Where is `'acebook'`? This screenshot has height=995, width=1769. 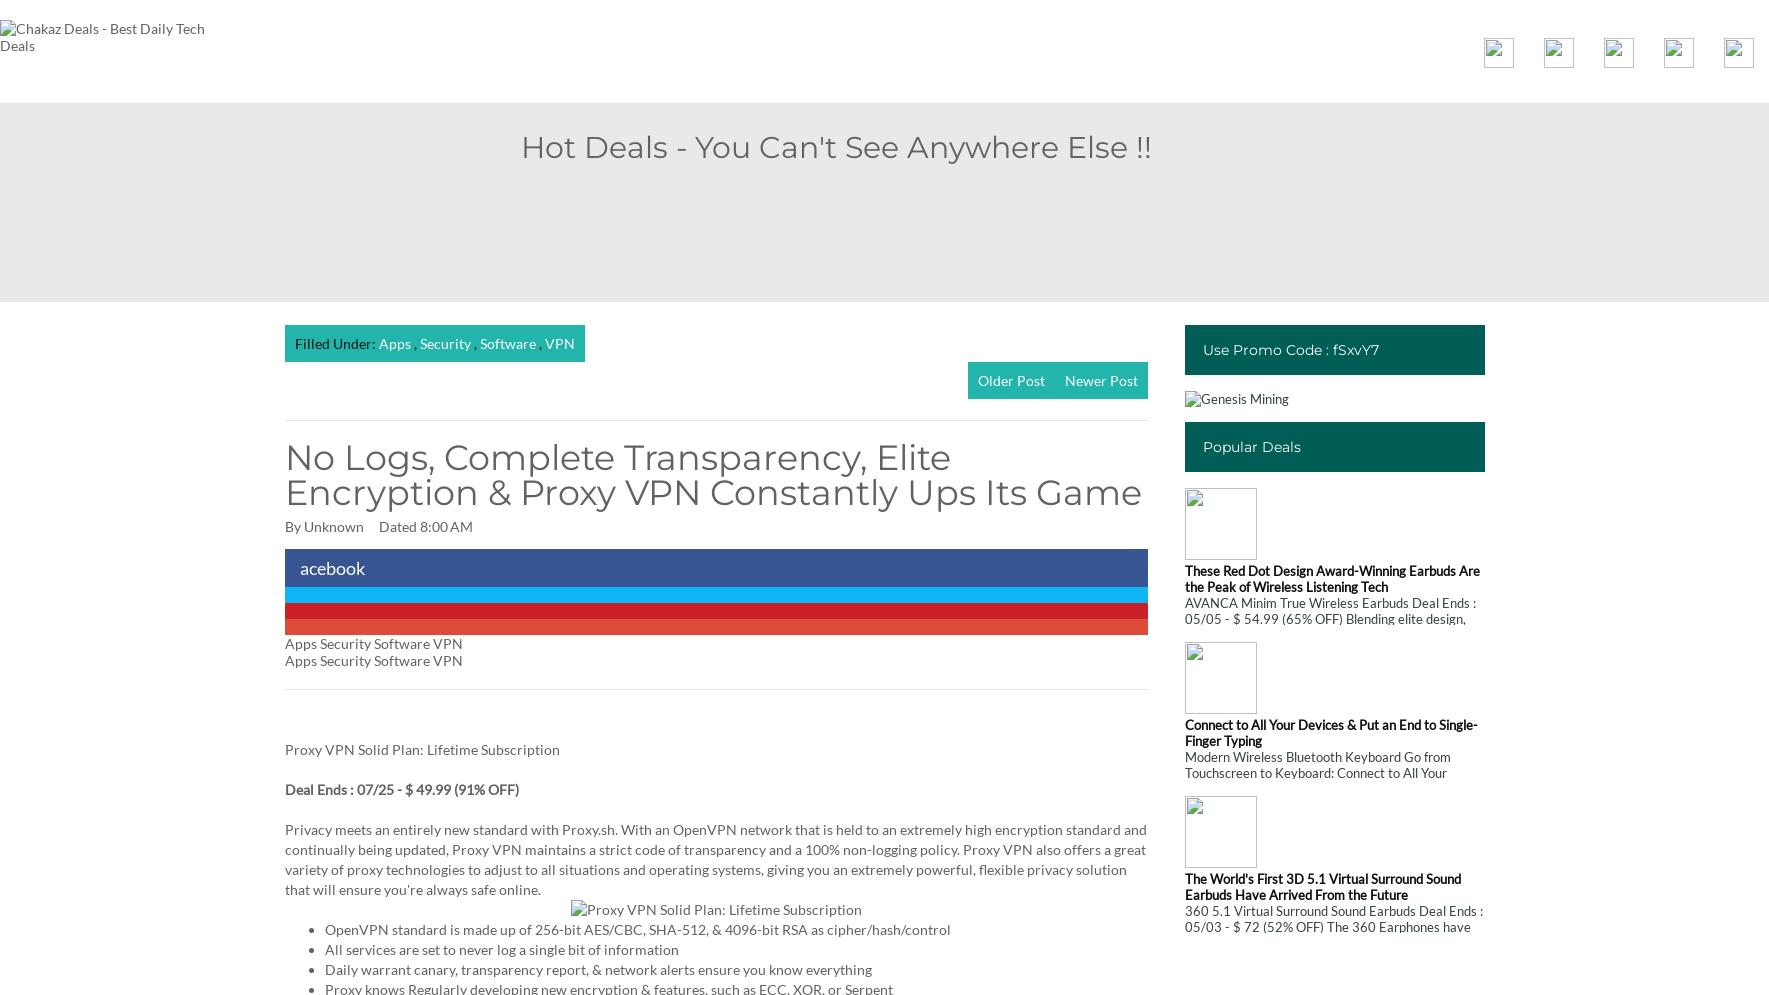
'acebook' is located at coordinates (331, 568).